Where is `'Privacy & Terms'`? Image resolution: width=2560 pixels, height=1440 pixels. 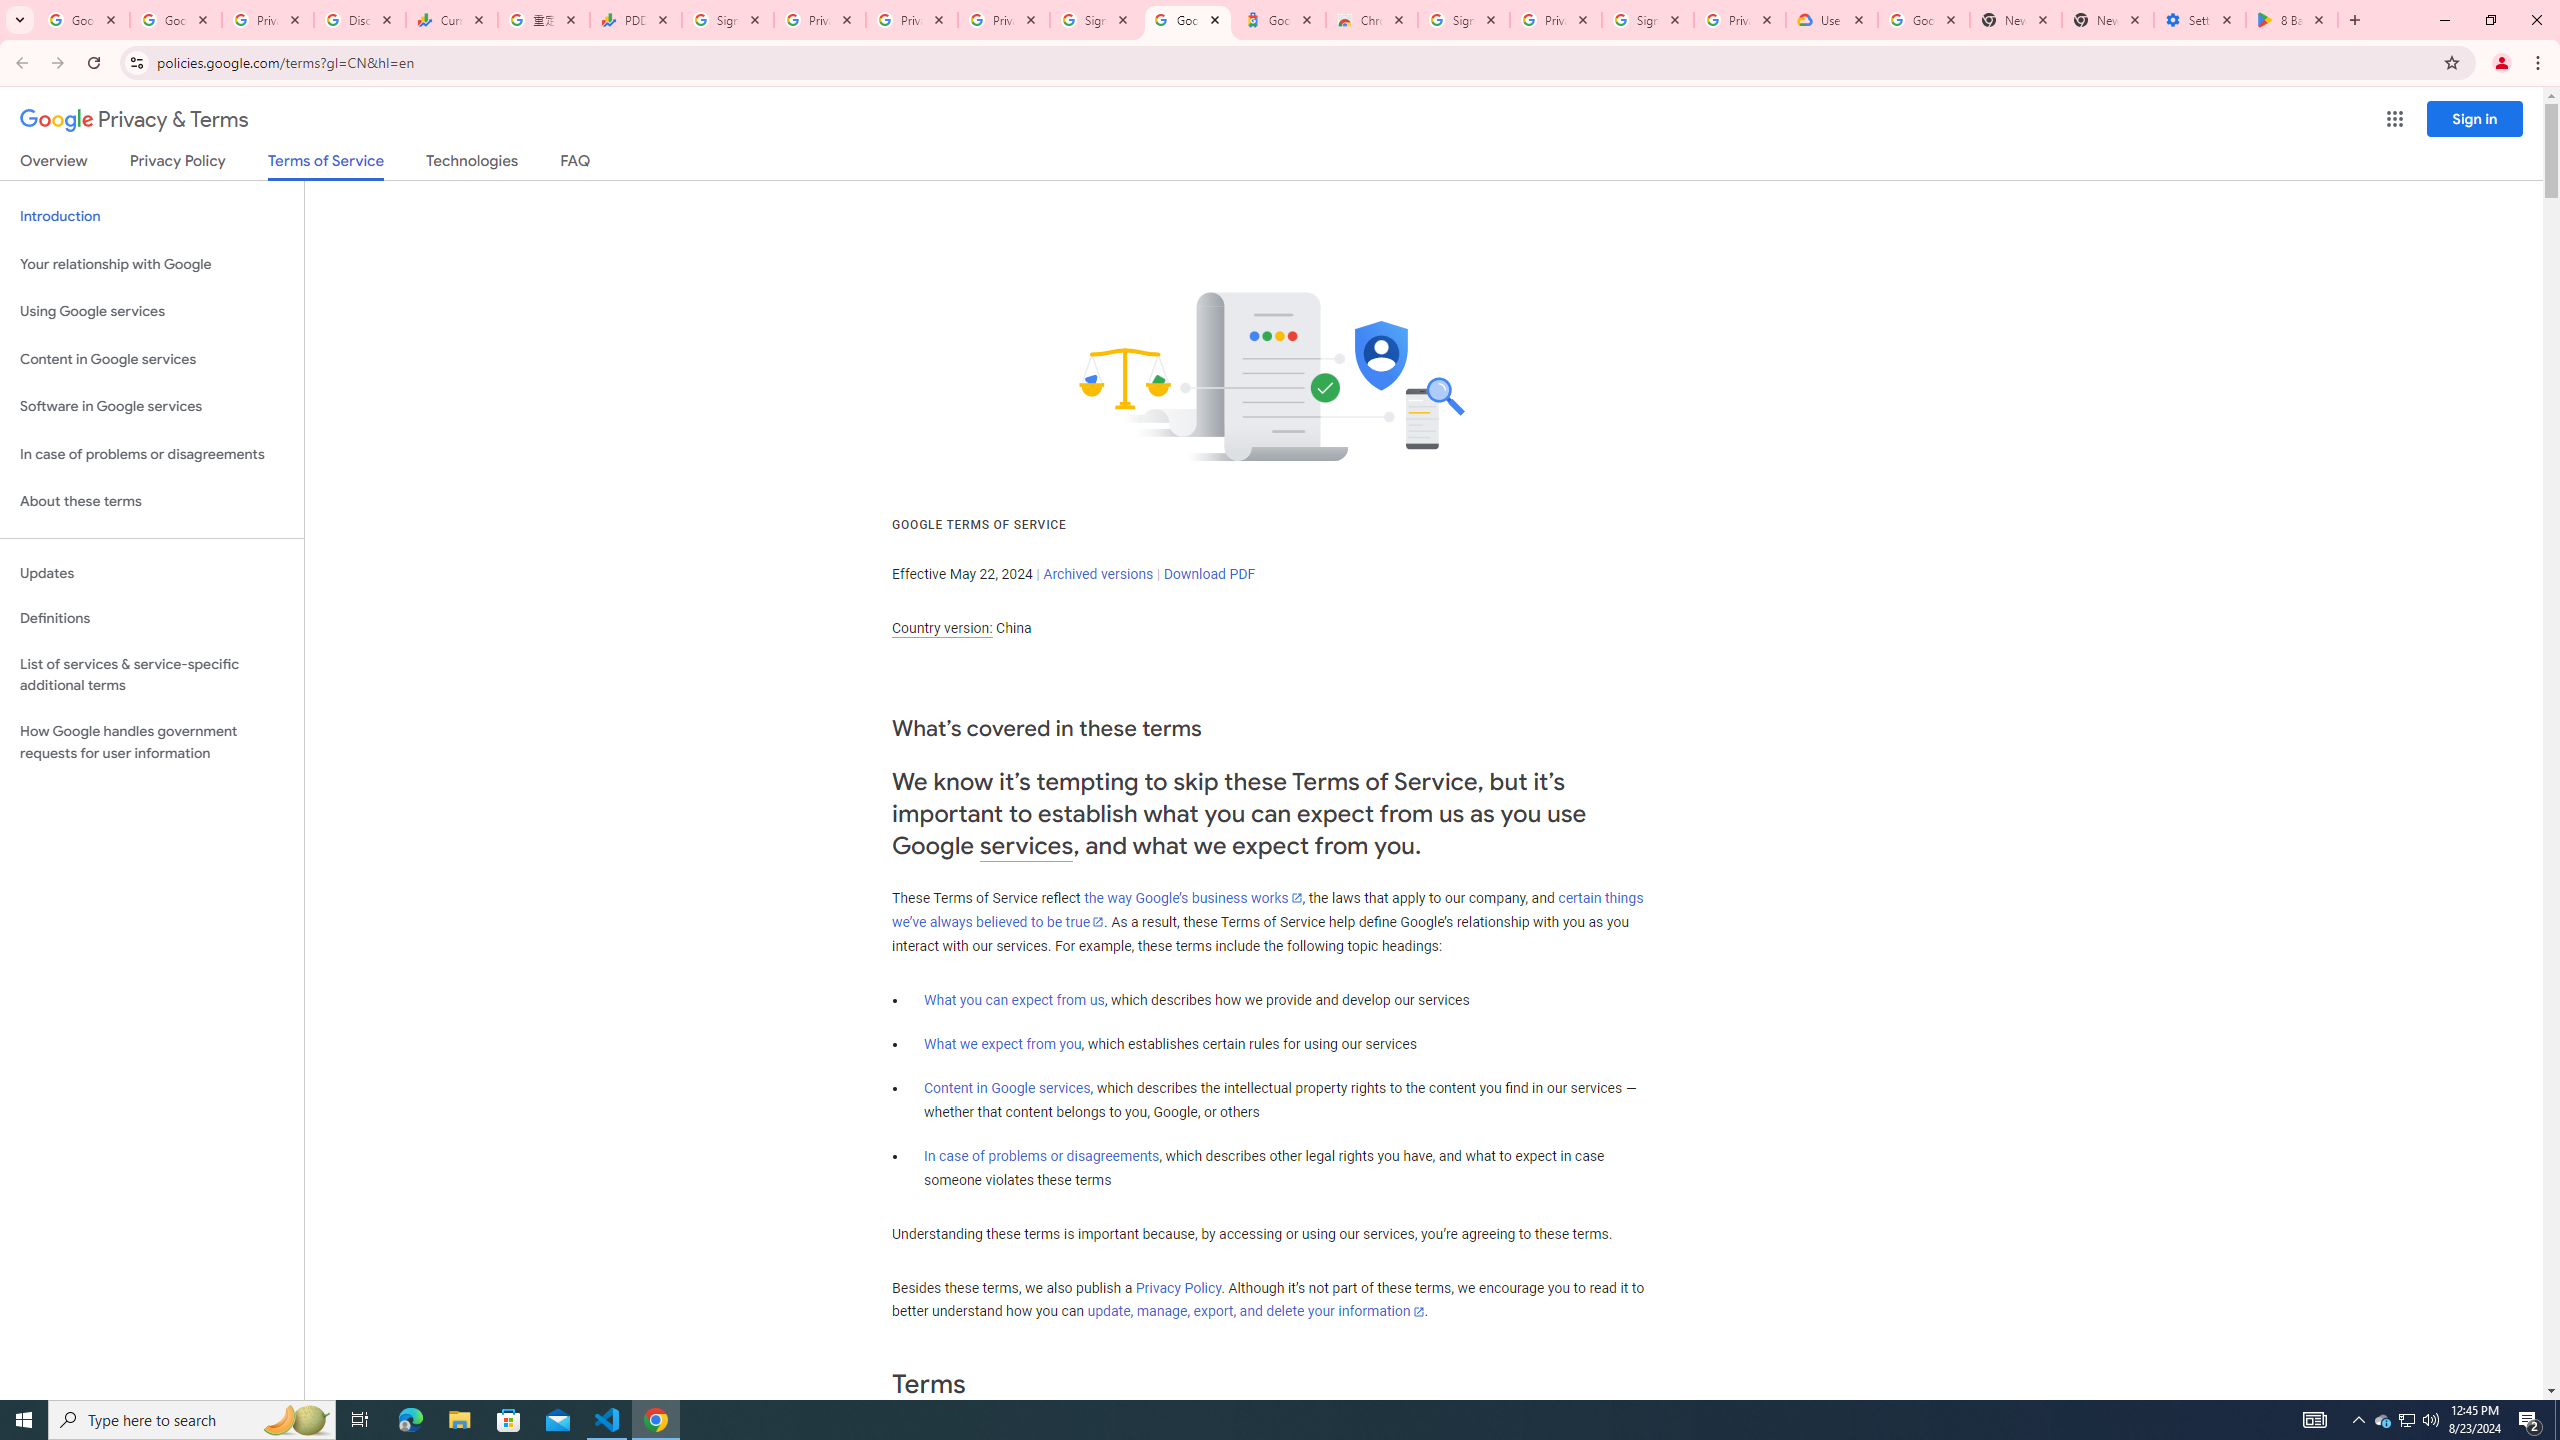
'Privacy & Terms' is located at coordinates (134, 119).